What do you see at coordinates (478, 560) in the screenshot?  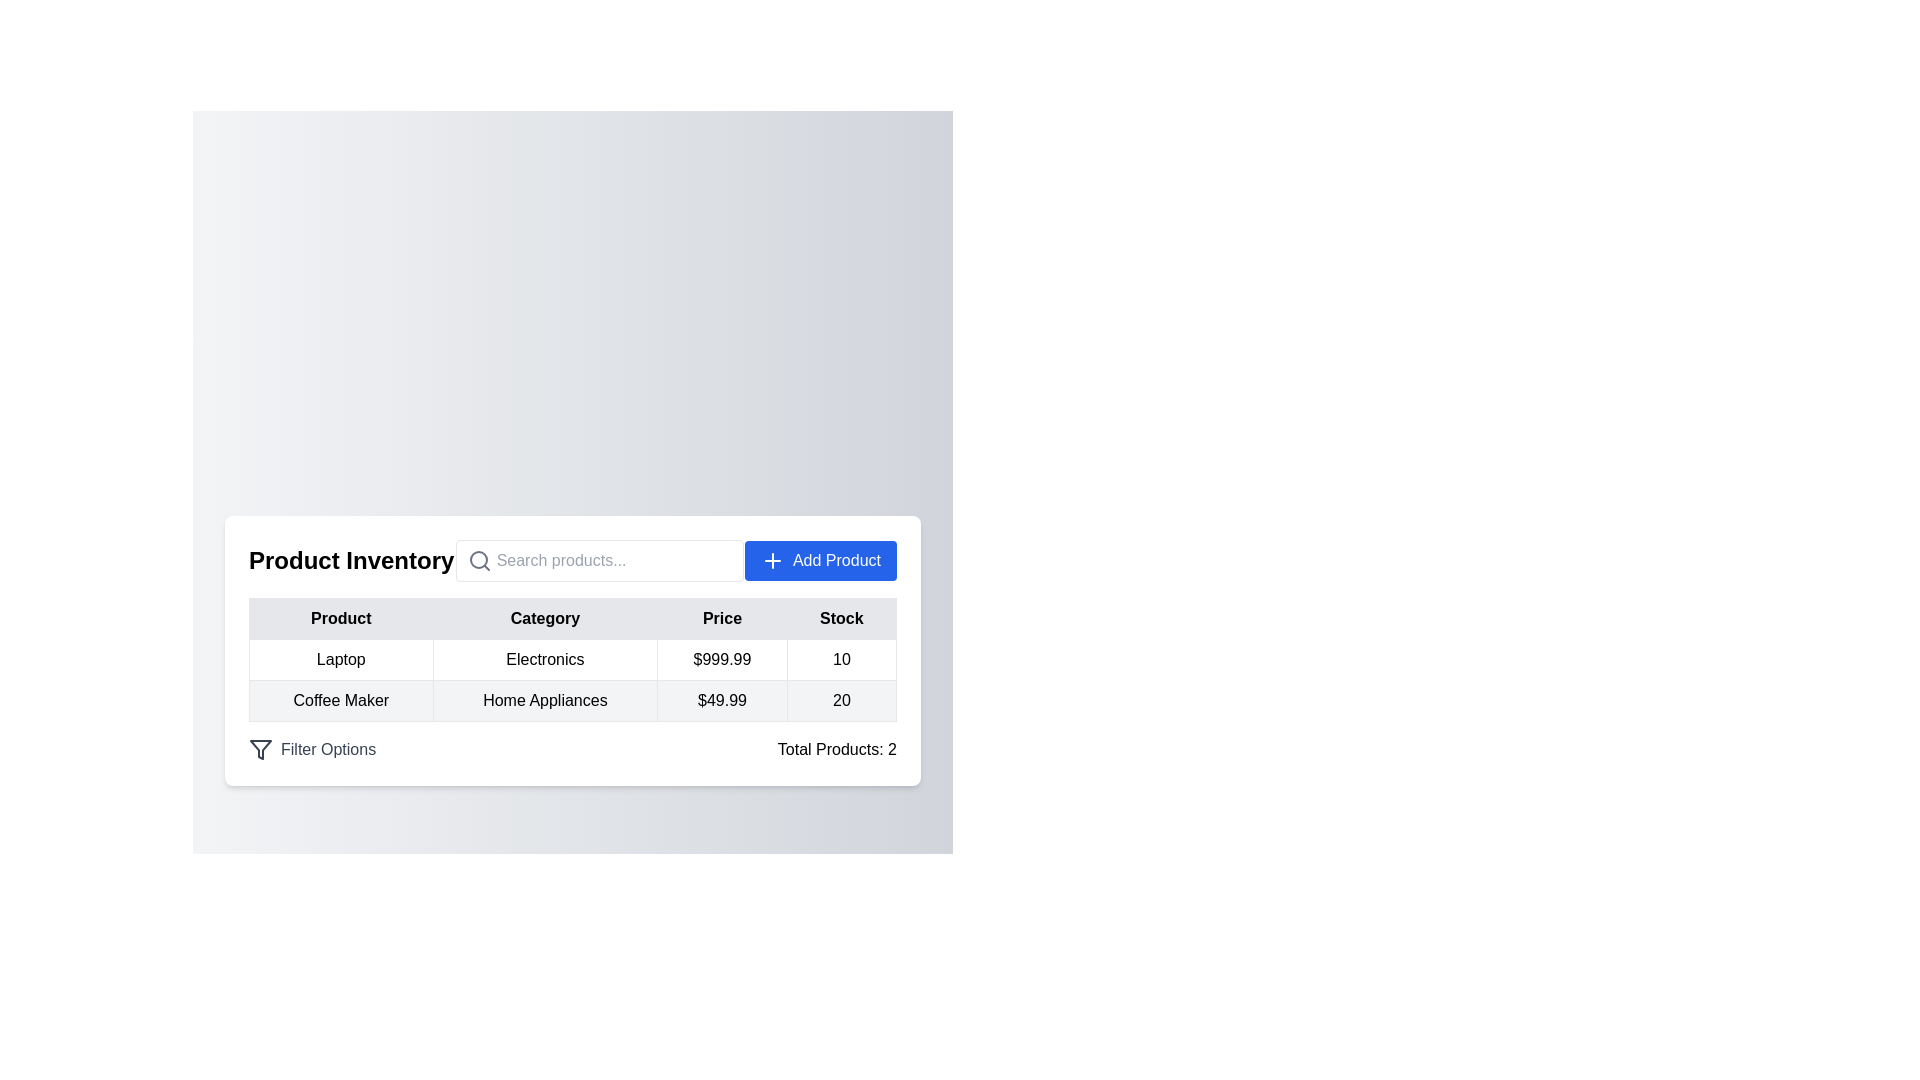 I see `the magnifying glass icon used for search functionality, located in the search bar component to the right of 'Product Inventory' and to the left of the input field placeholder 'Search products...'` at bounding box center [478, 560].